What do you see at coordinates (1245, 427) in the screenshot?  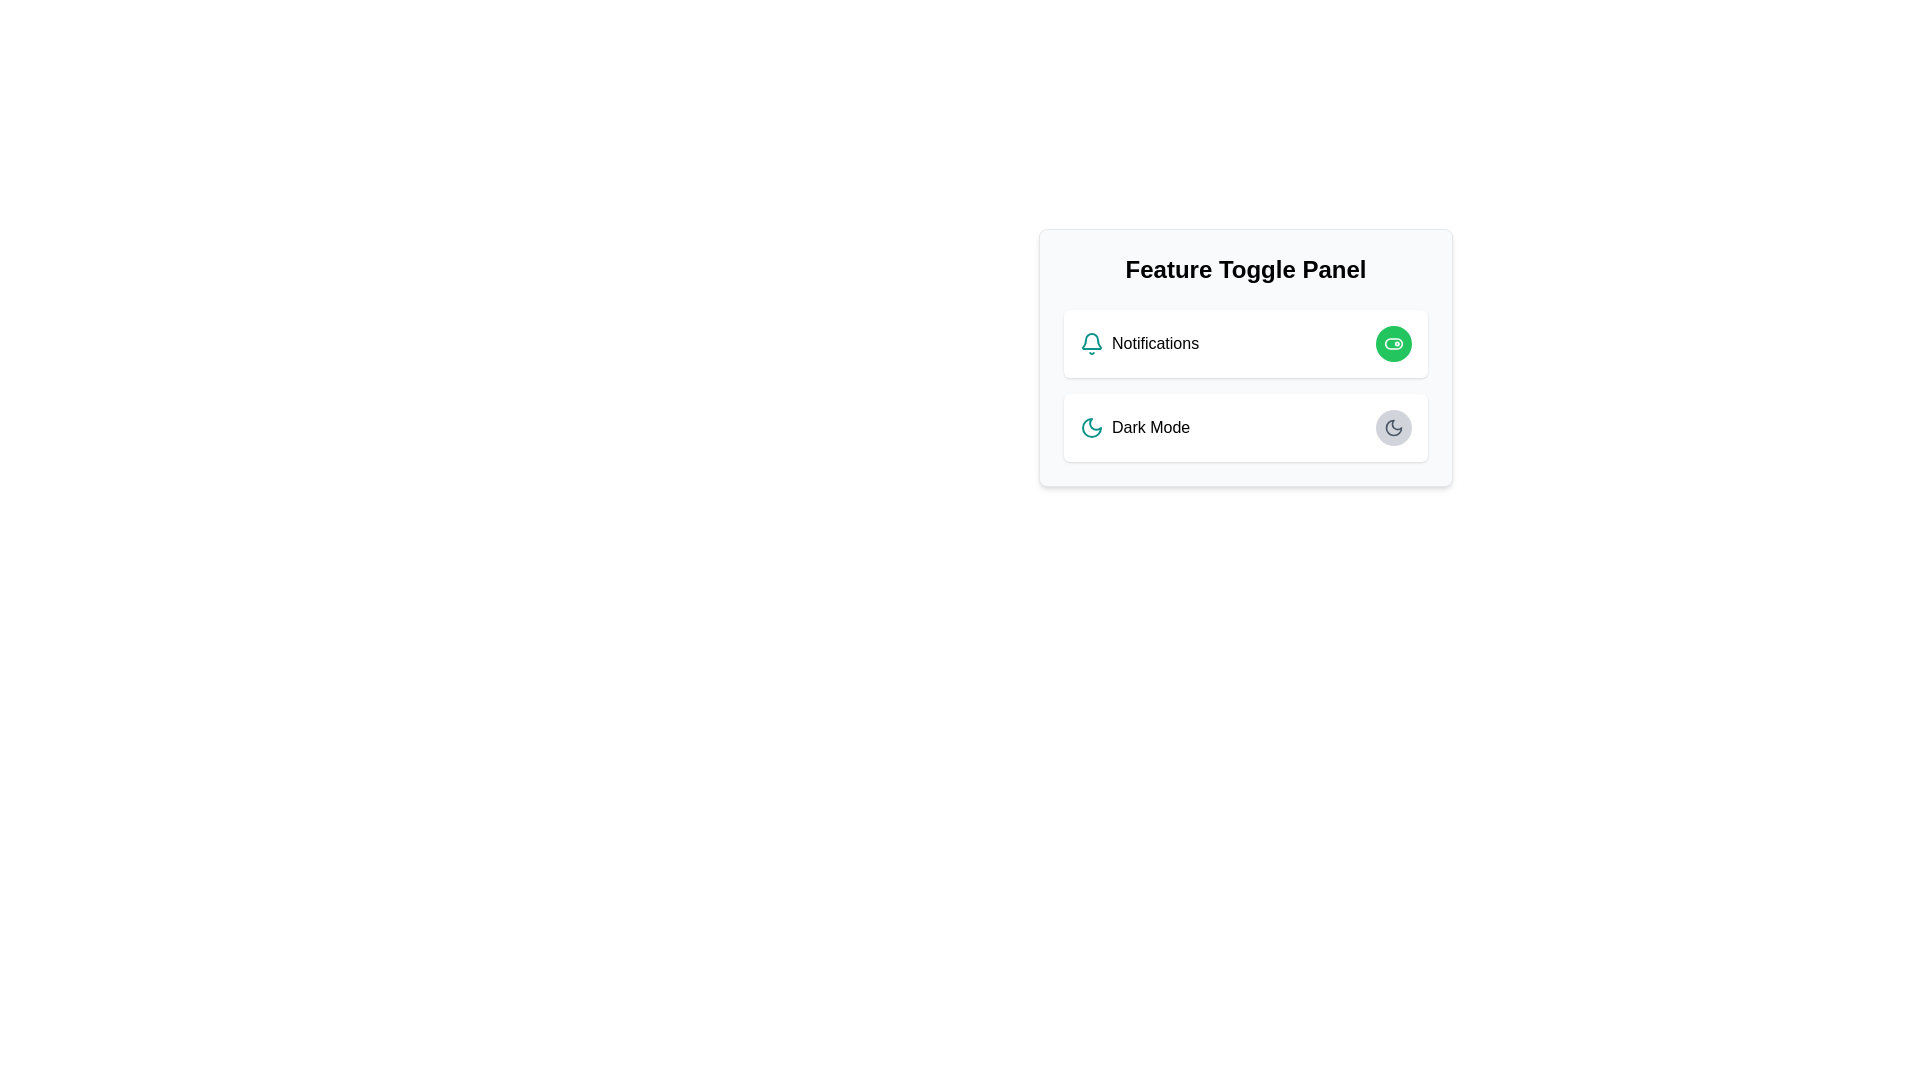 I see `the 'Dark Mode' toggle setting control located in the 'Feature Toggle Panel'` at bounding box center [1245, 427].